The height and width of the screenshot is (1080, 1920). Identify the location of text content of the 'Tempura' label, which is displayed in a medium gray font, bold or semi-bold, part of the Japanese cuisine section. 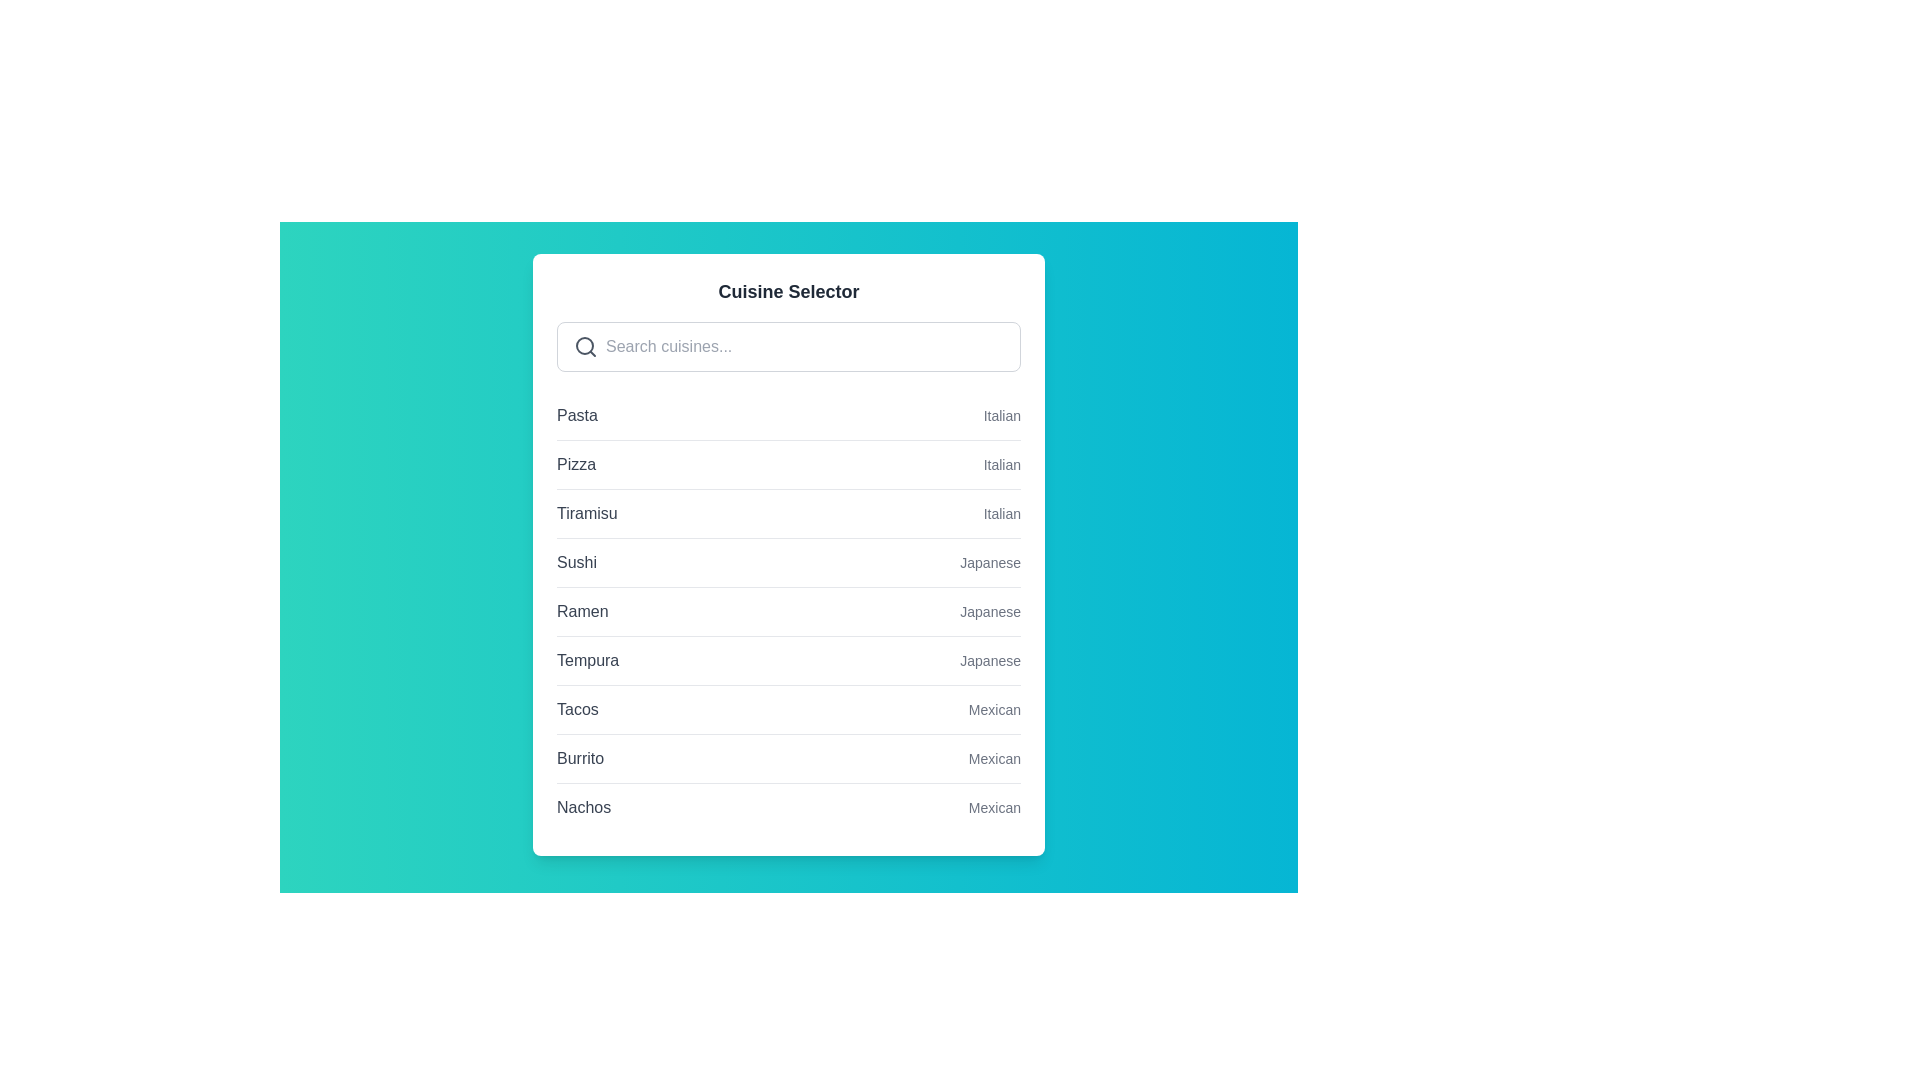
(587, 660).